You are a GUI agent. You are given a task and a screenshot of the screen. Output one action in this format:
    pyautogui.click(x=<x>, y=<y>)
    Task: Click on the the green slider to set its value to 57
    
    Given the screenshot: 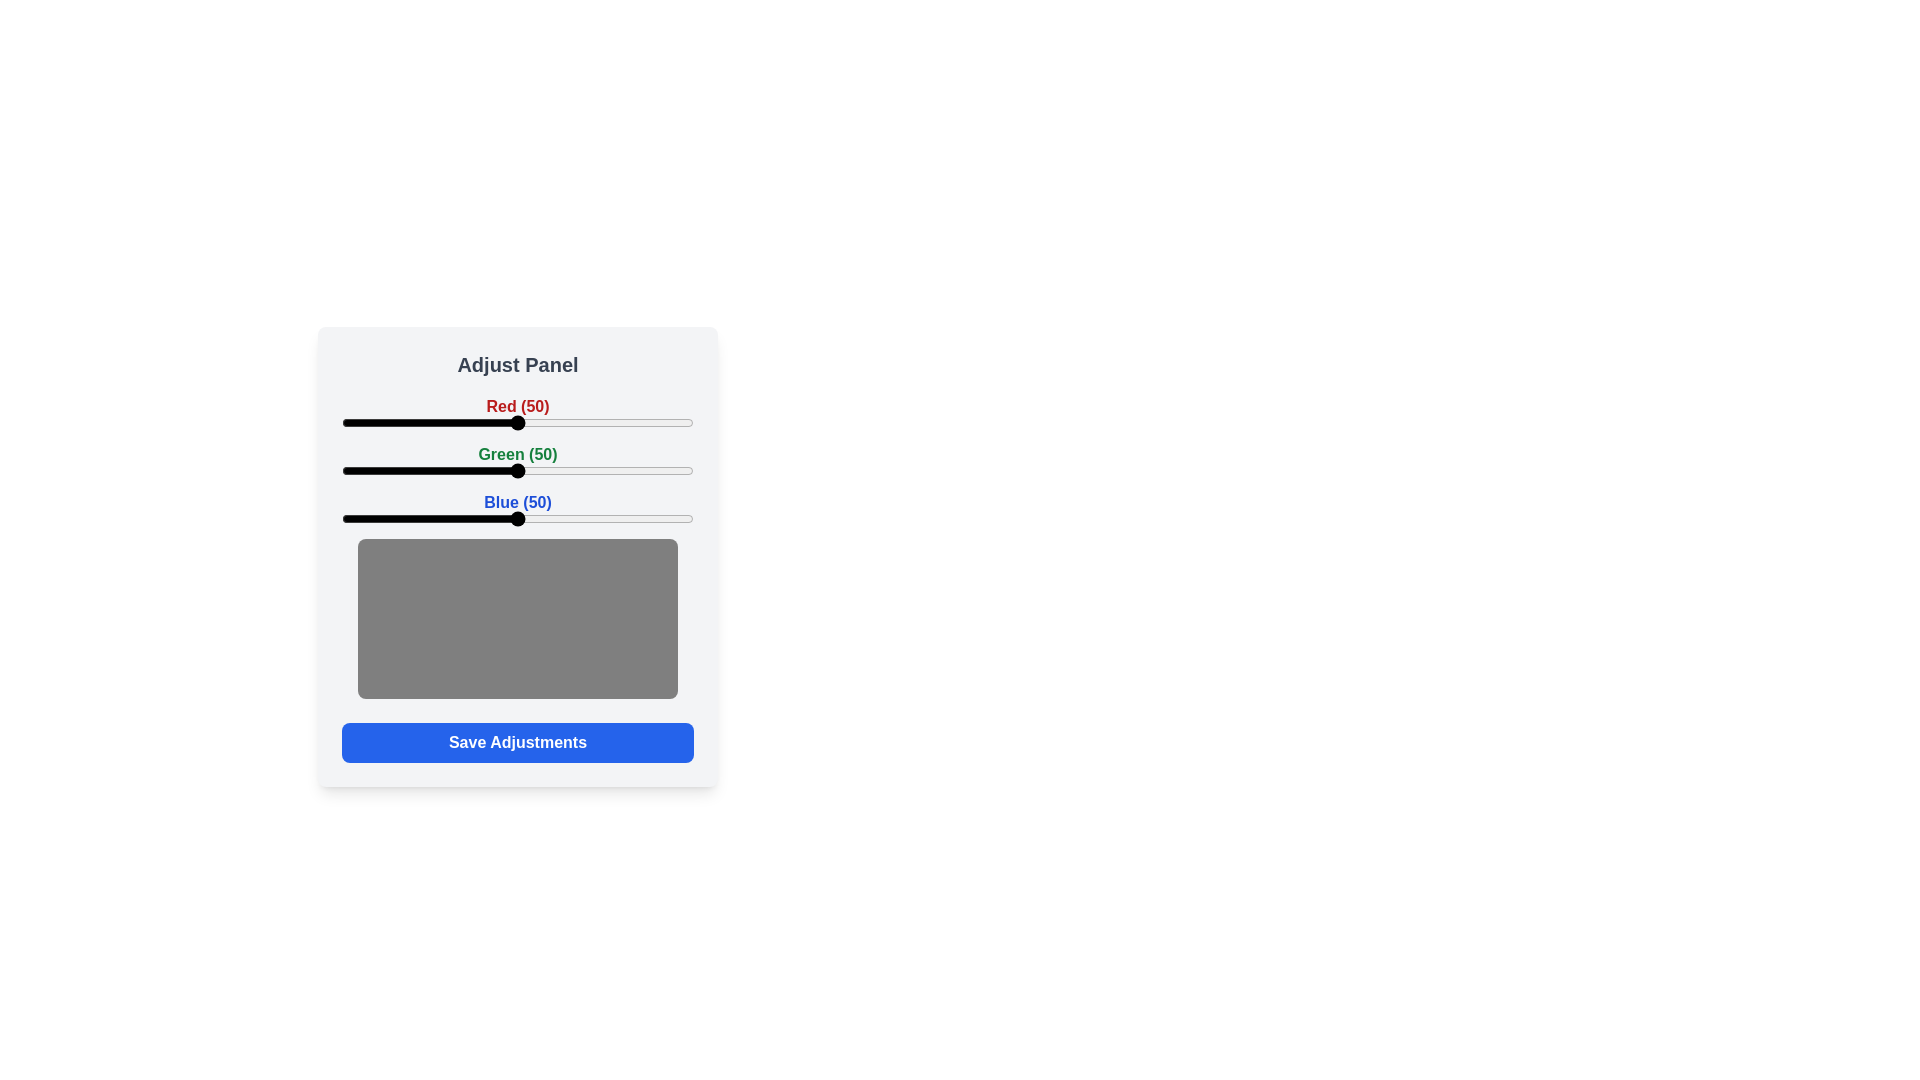 What is the action you would take?
    pyautogui.click(x=542, y=470)
    